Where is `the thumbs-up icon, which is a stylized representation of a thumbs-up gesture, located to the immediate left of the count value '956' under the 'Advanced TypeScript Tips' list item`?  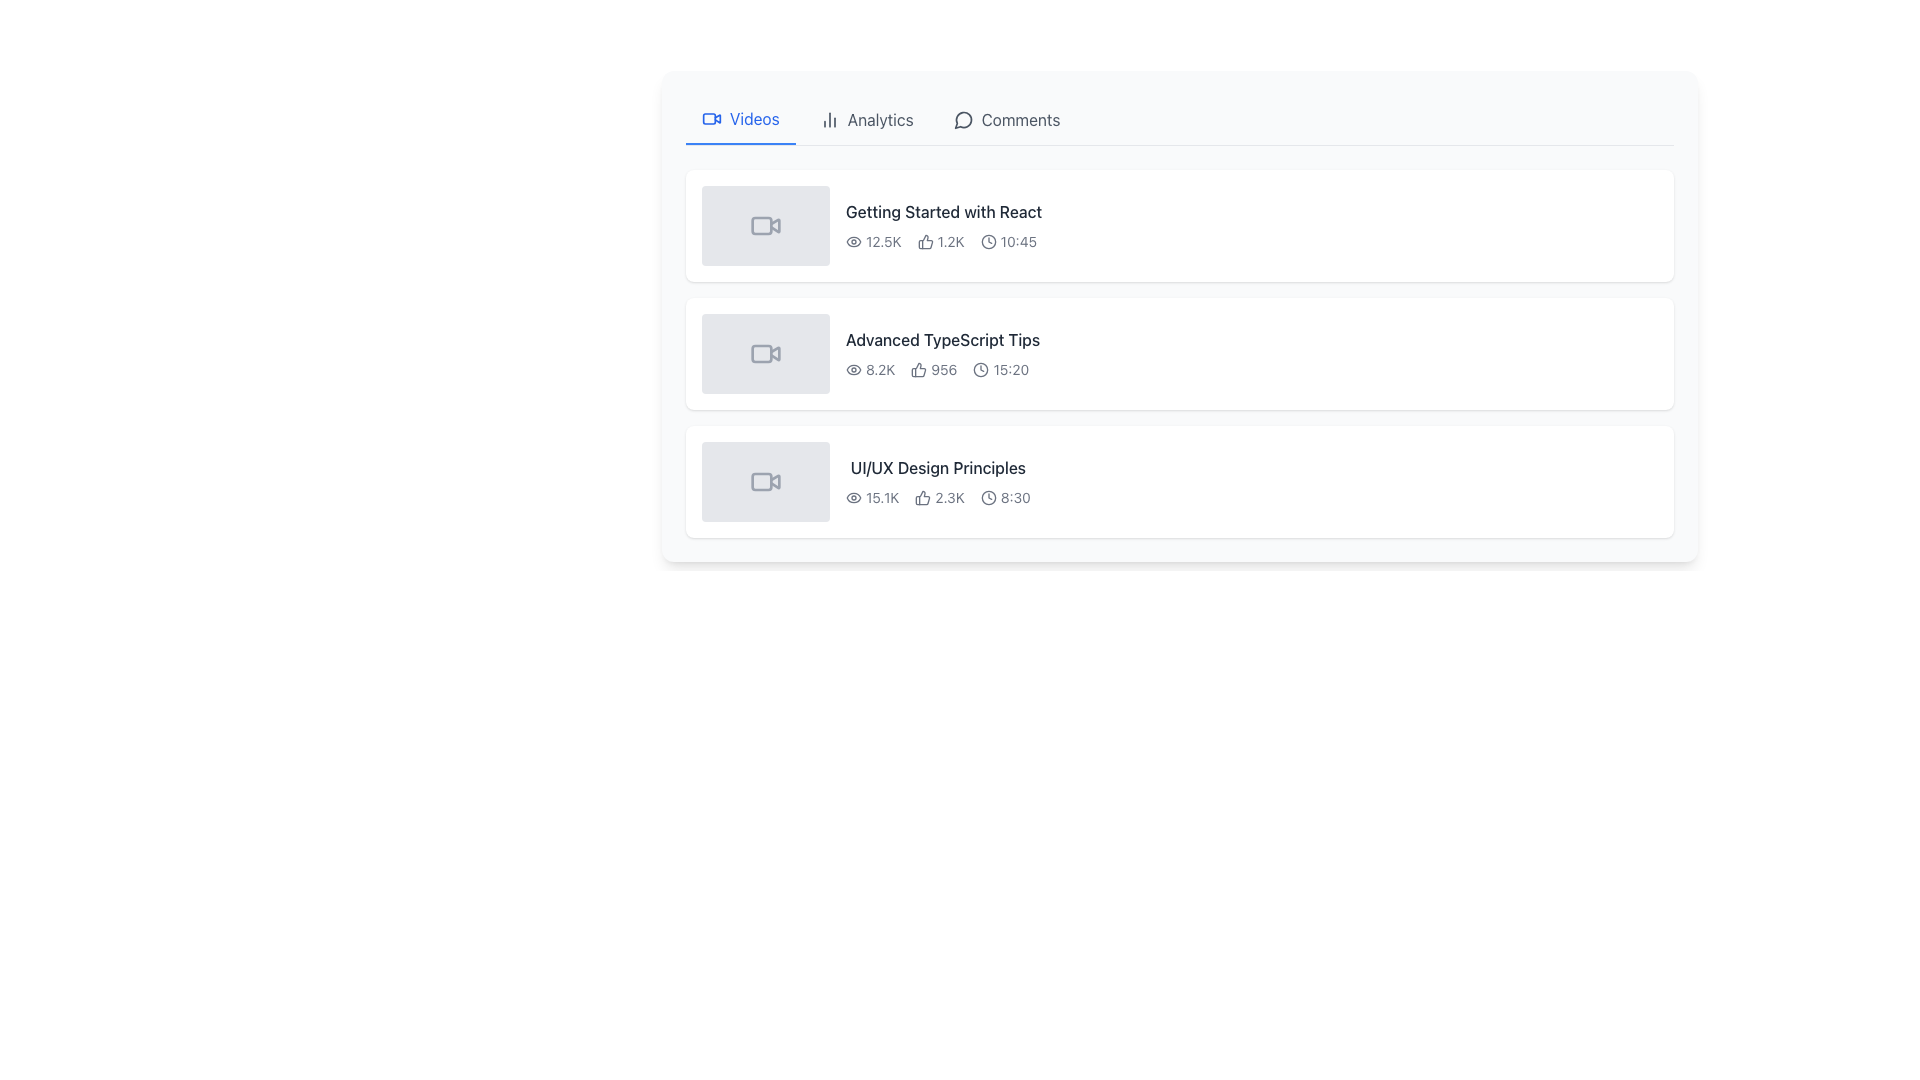 the thumbs-up icon, which is a stylized representation of a thumbs-up gesture, located to the immediate left of the count value '956' under the 'Advanced TypeScript Tips' list item is located at coordinates (918, 370).